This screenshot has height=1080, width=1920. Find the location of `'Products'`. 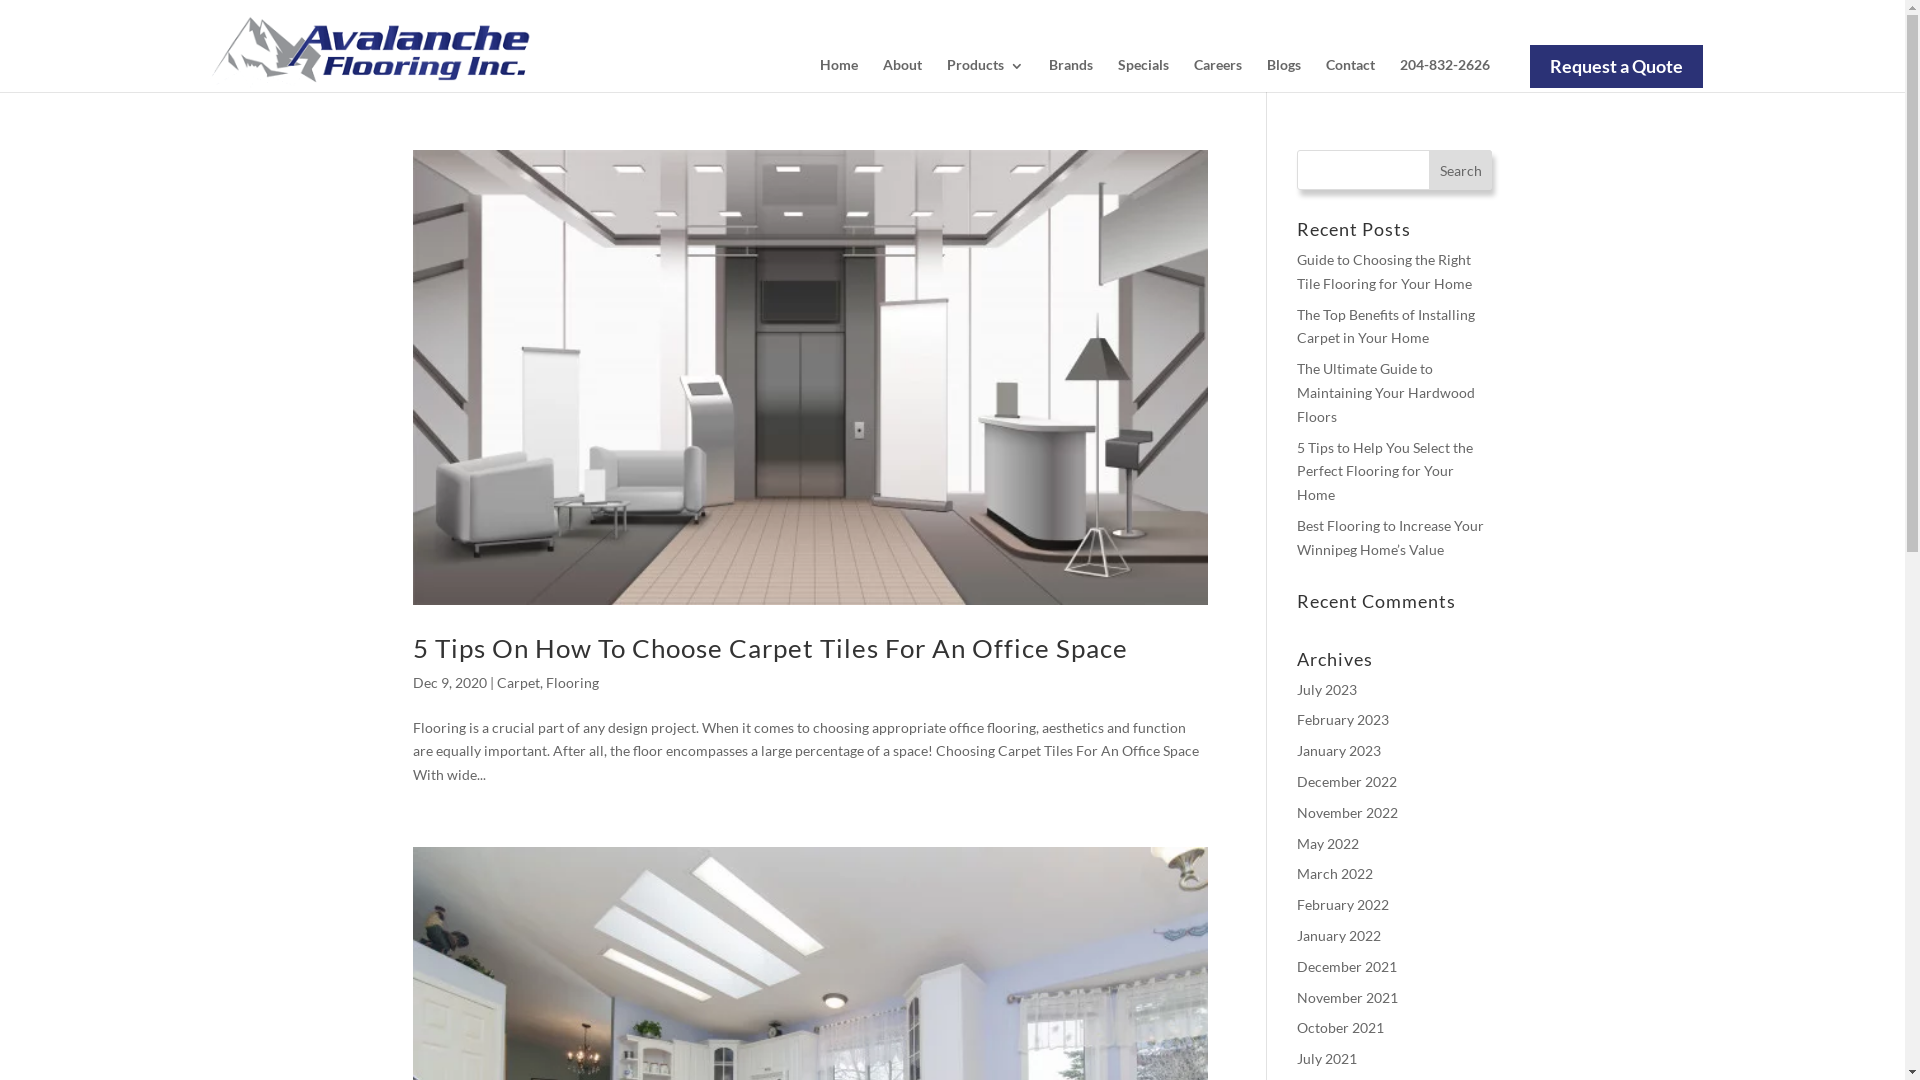

'Products' is located at coordinates (984, 67).